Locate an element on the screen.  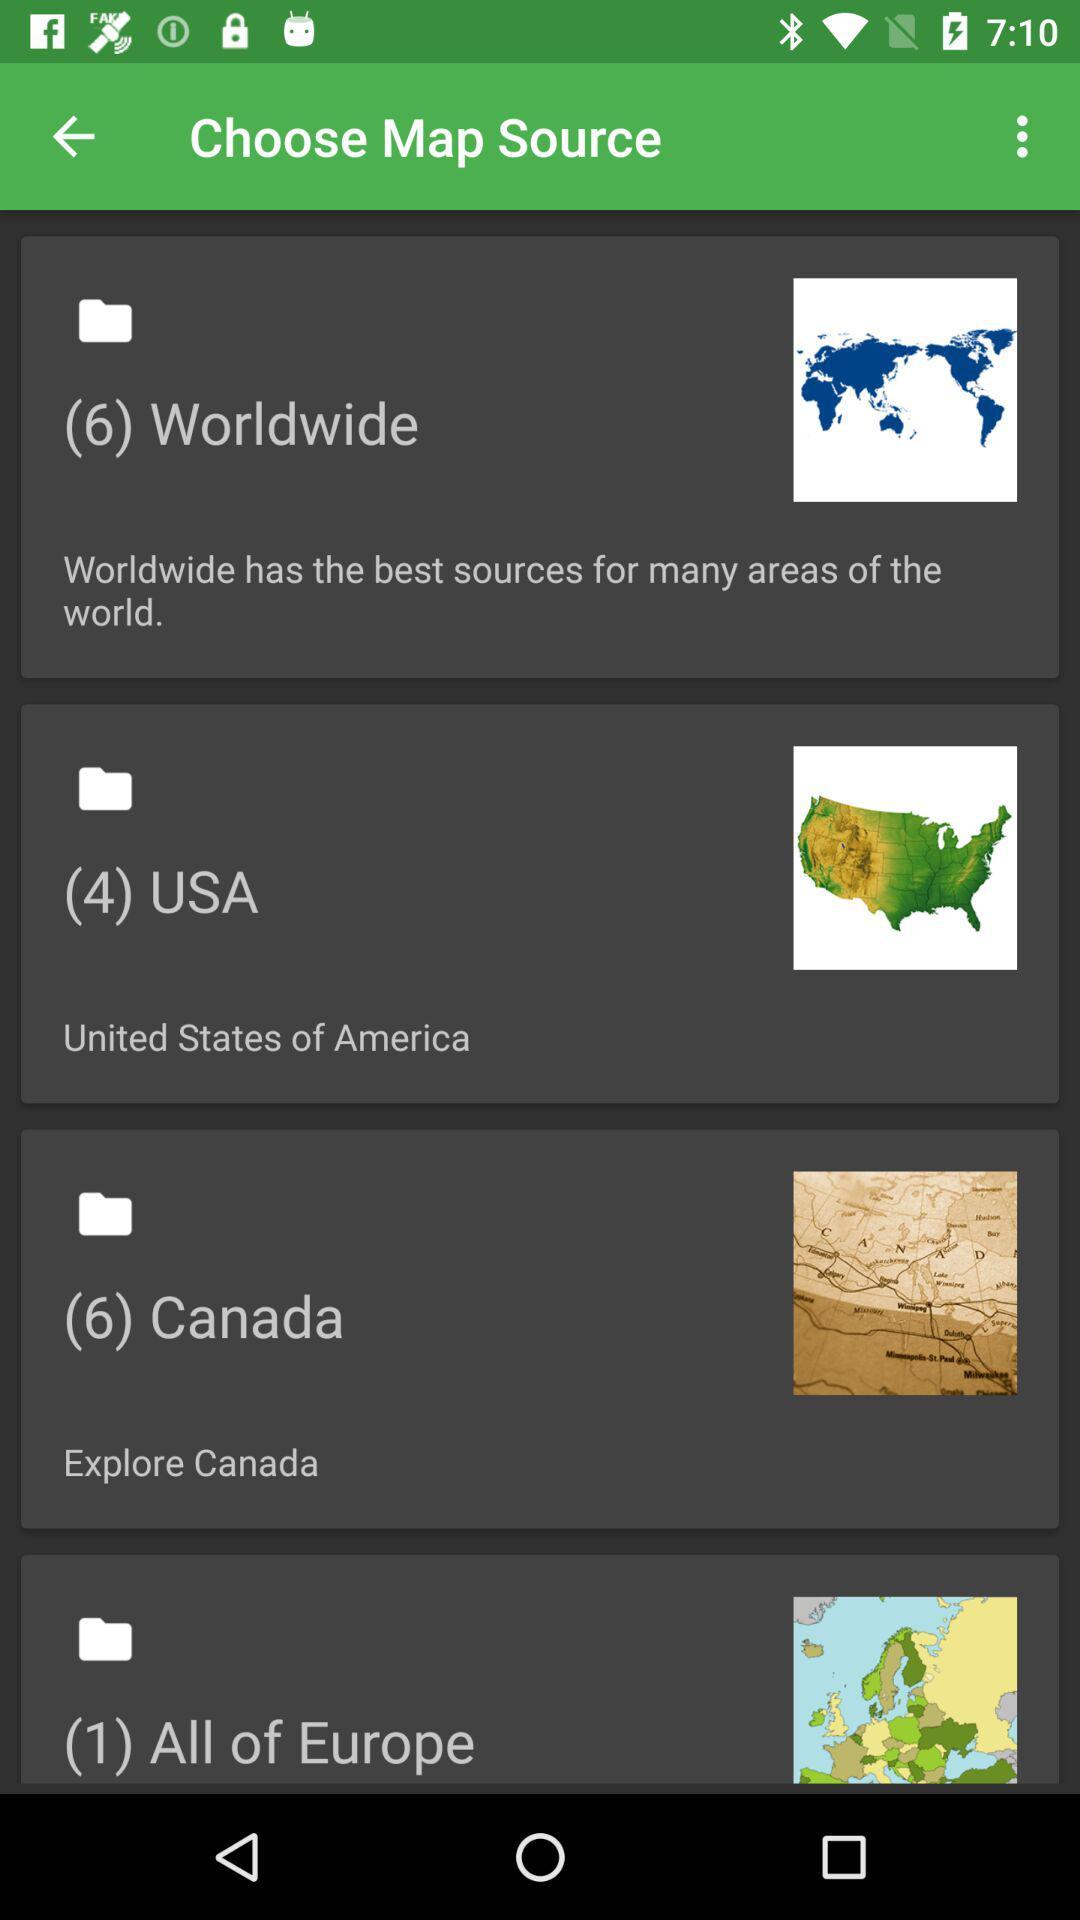
the item to the right of choose map source is located at coordinates (1027, 135).